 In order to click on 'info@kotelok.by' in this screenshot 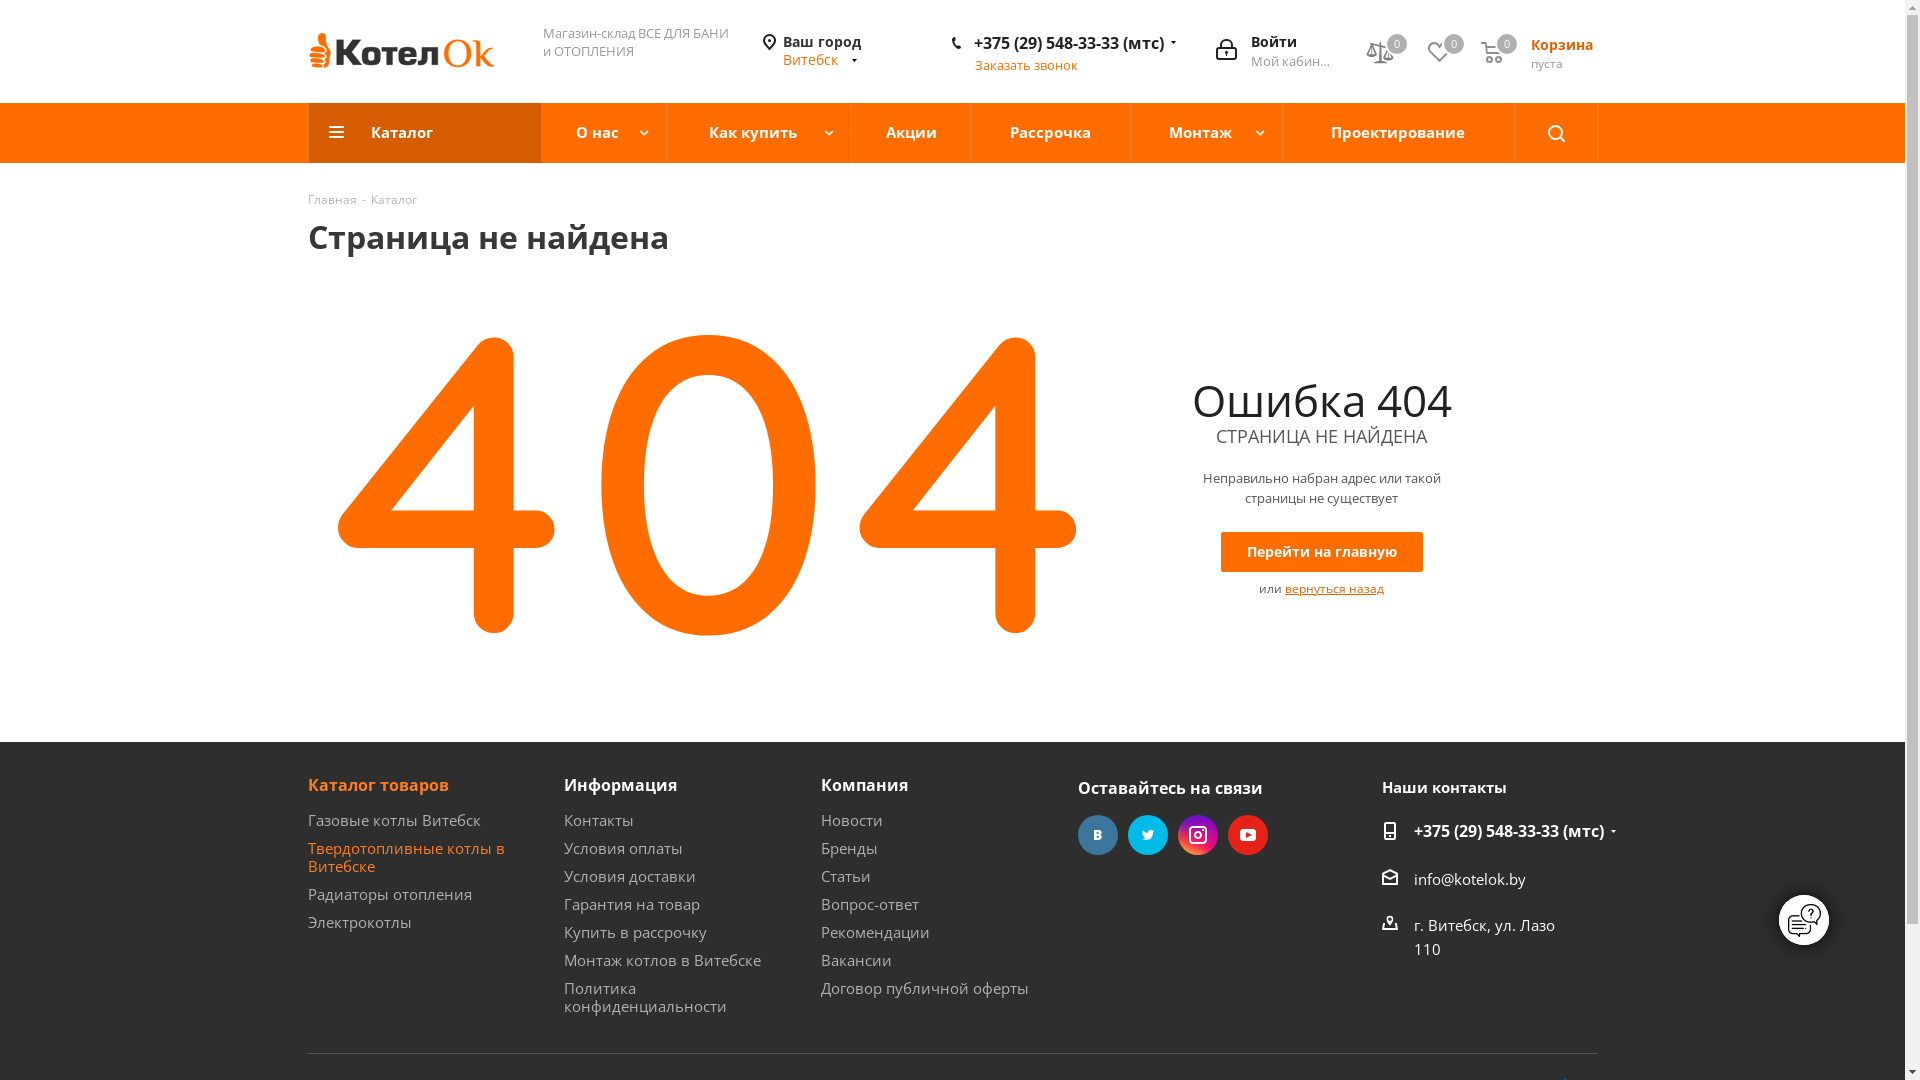, I will do `click(1469, 878)`.